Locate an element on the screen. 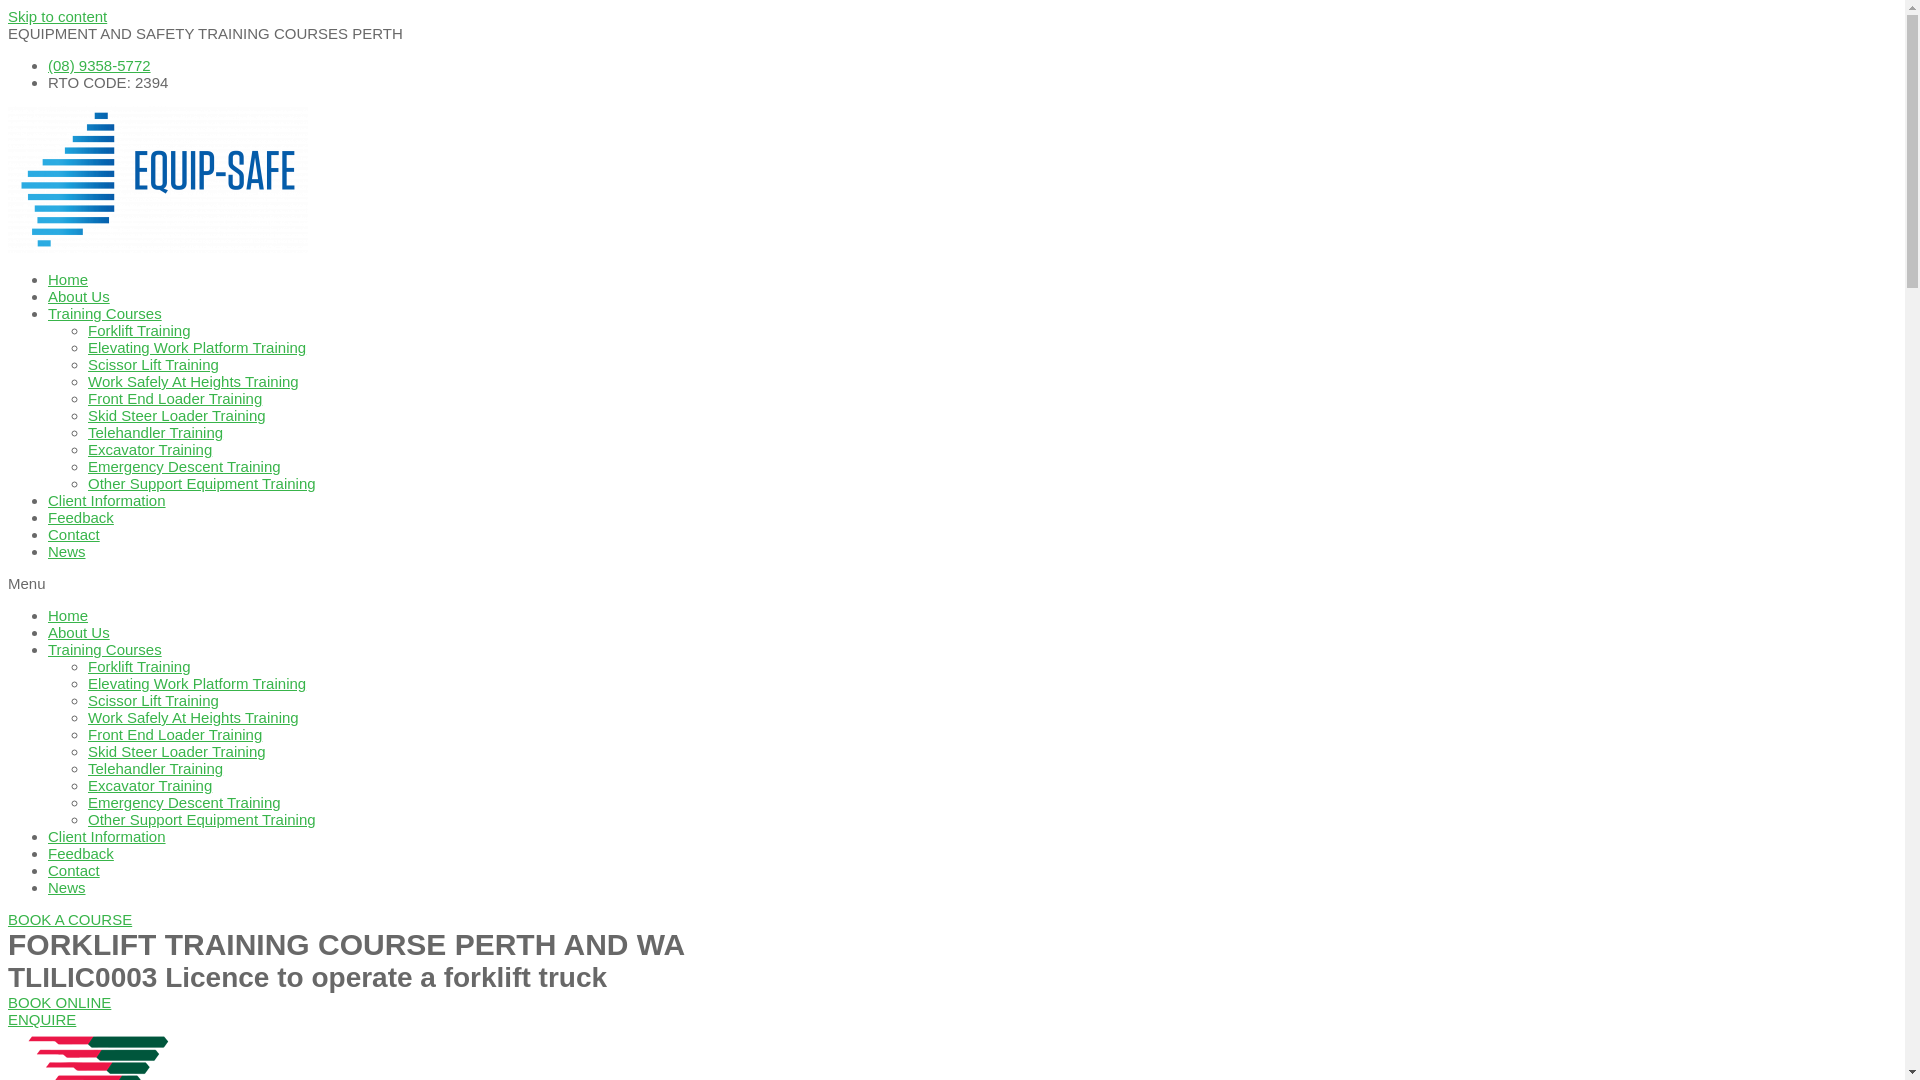  'BOOK A COURSE' is located at coordinates (8, 919).